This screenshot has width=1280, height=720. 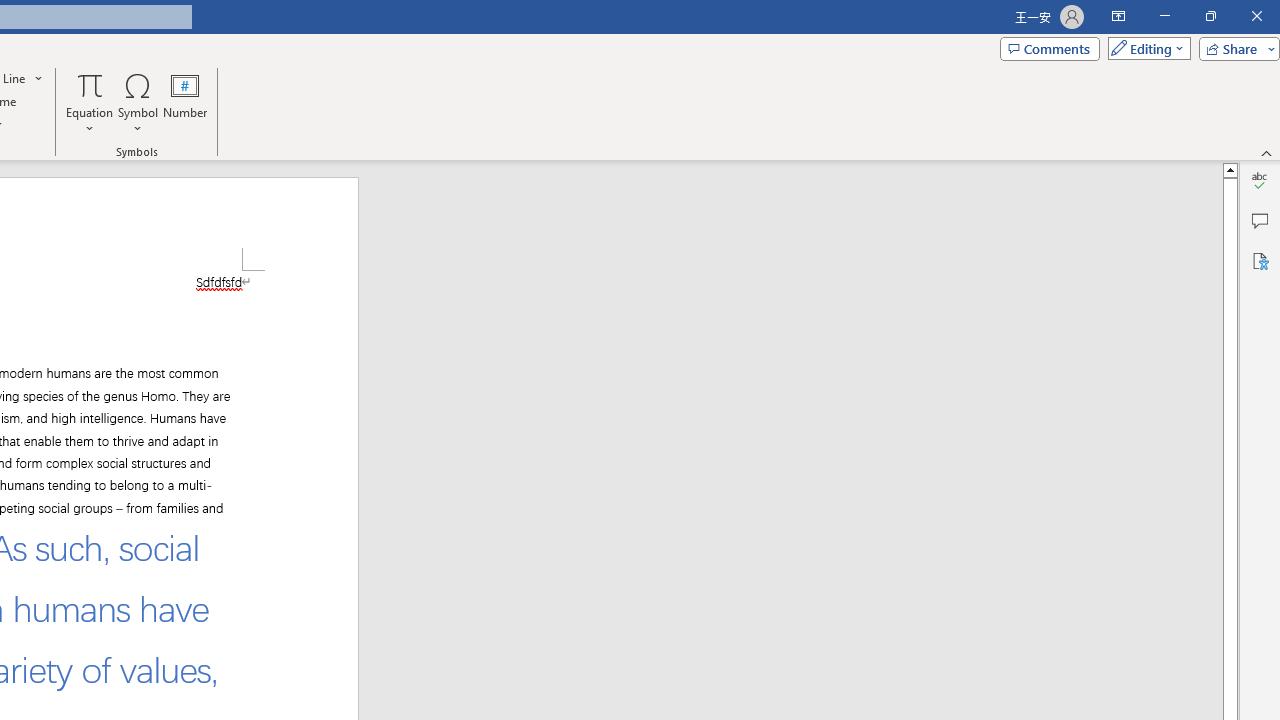 I want to click on 'Equation', so click(x=89, y=103).